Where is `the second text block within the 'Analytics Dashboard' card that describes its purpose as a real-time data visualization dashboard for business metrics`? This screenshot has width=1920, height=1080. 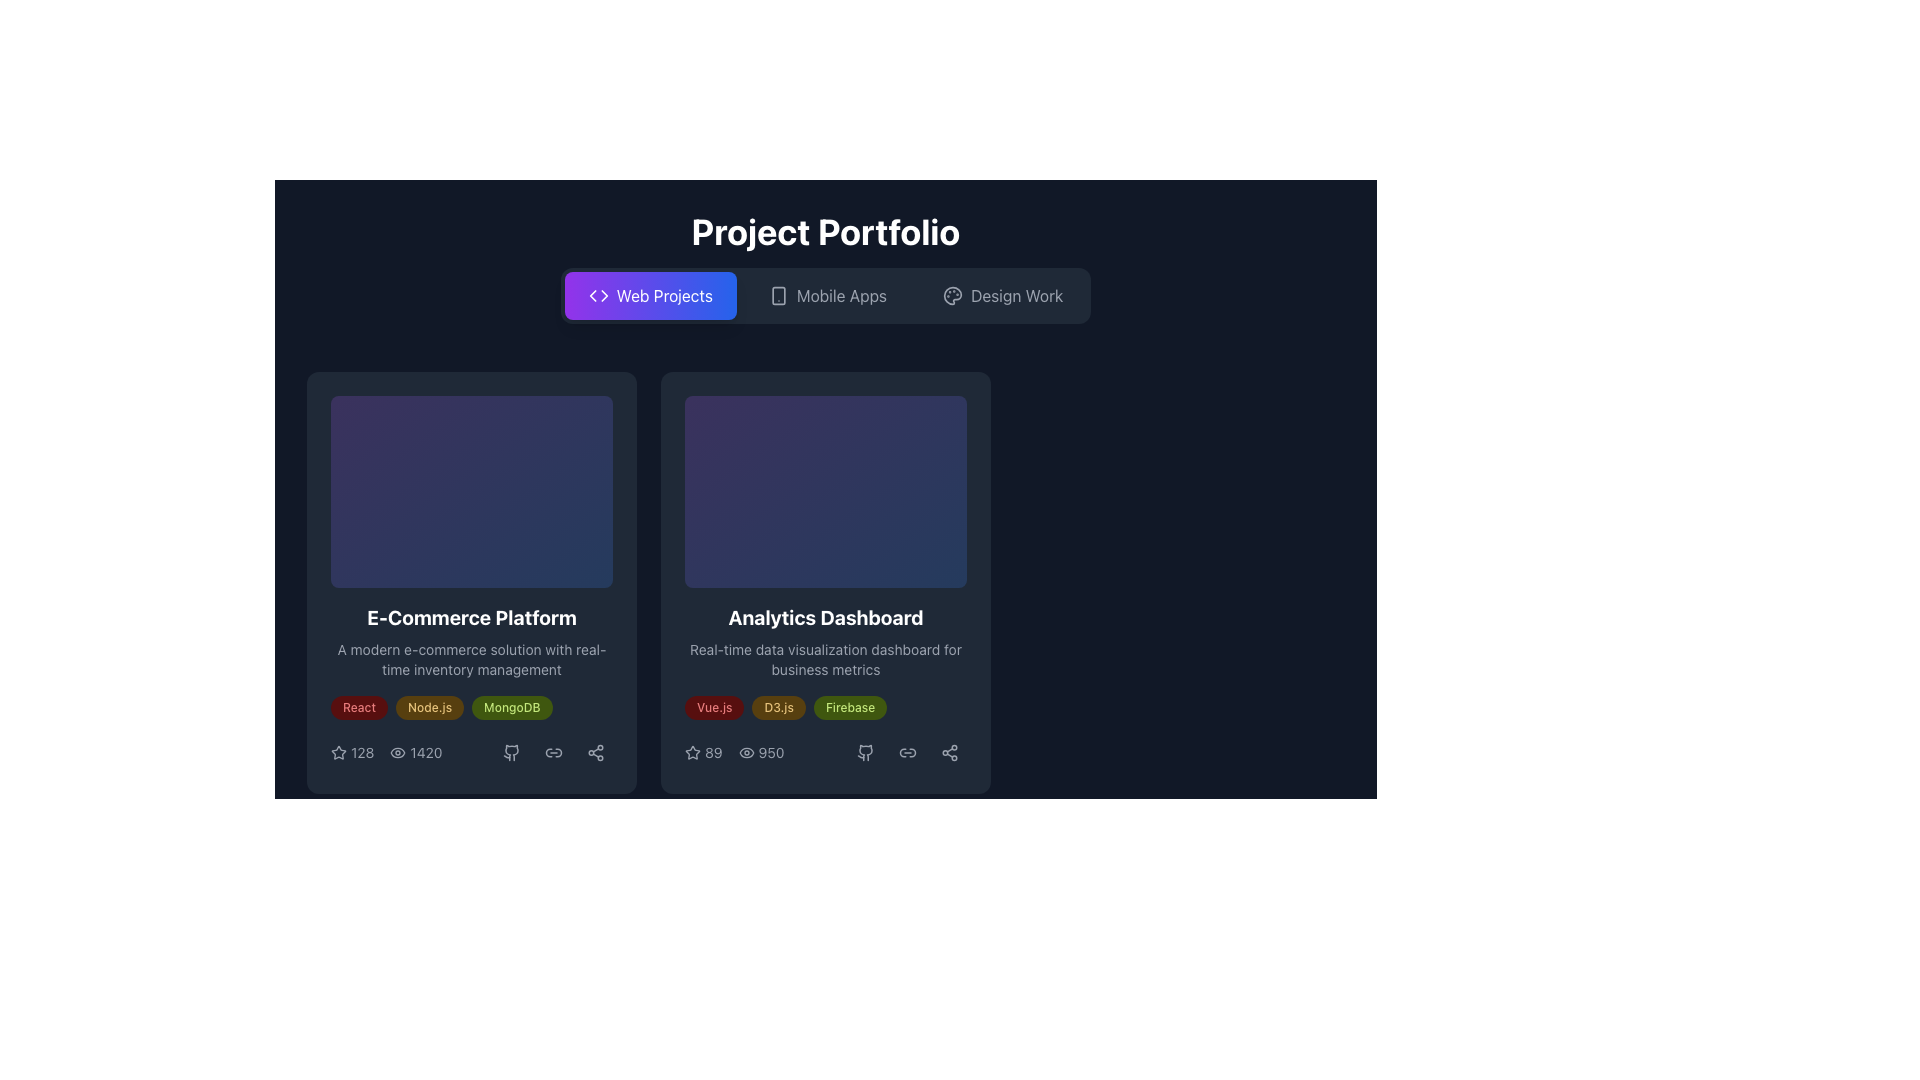 the second text block within the 'Analytics Dashboard' card that describes its purpose as a real-time data visualization dashboard for business metrics is located at coordinates (825, 659).